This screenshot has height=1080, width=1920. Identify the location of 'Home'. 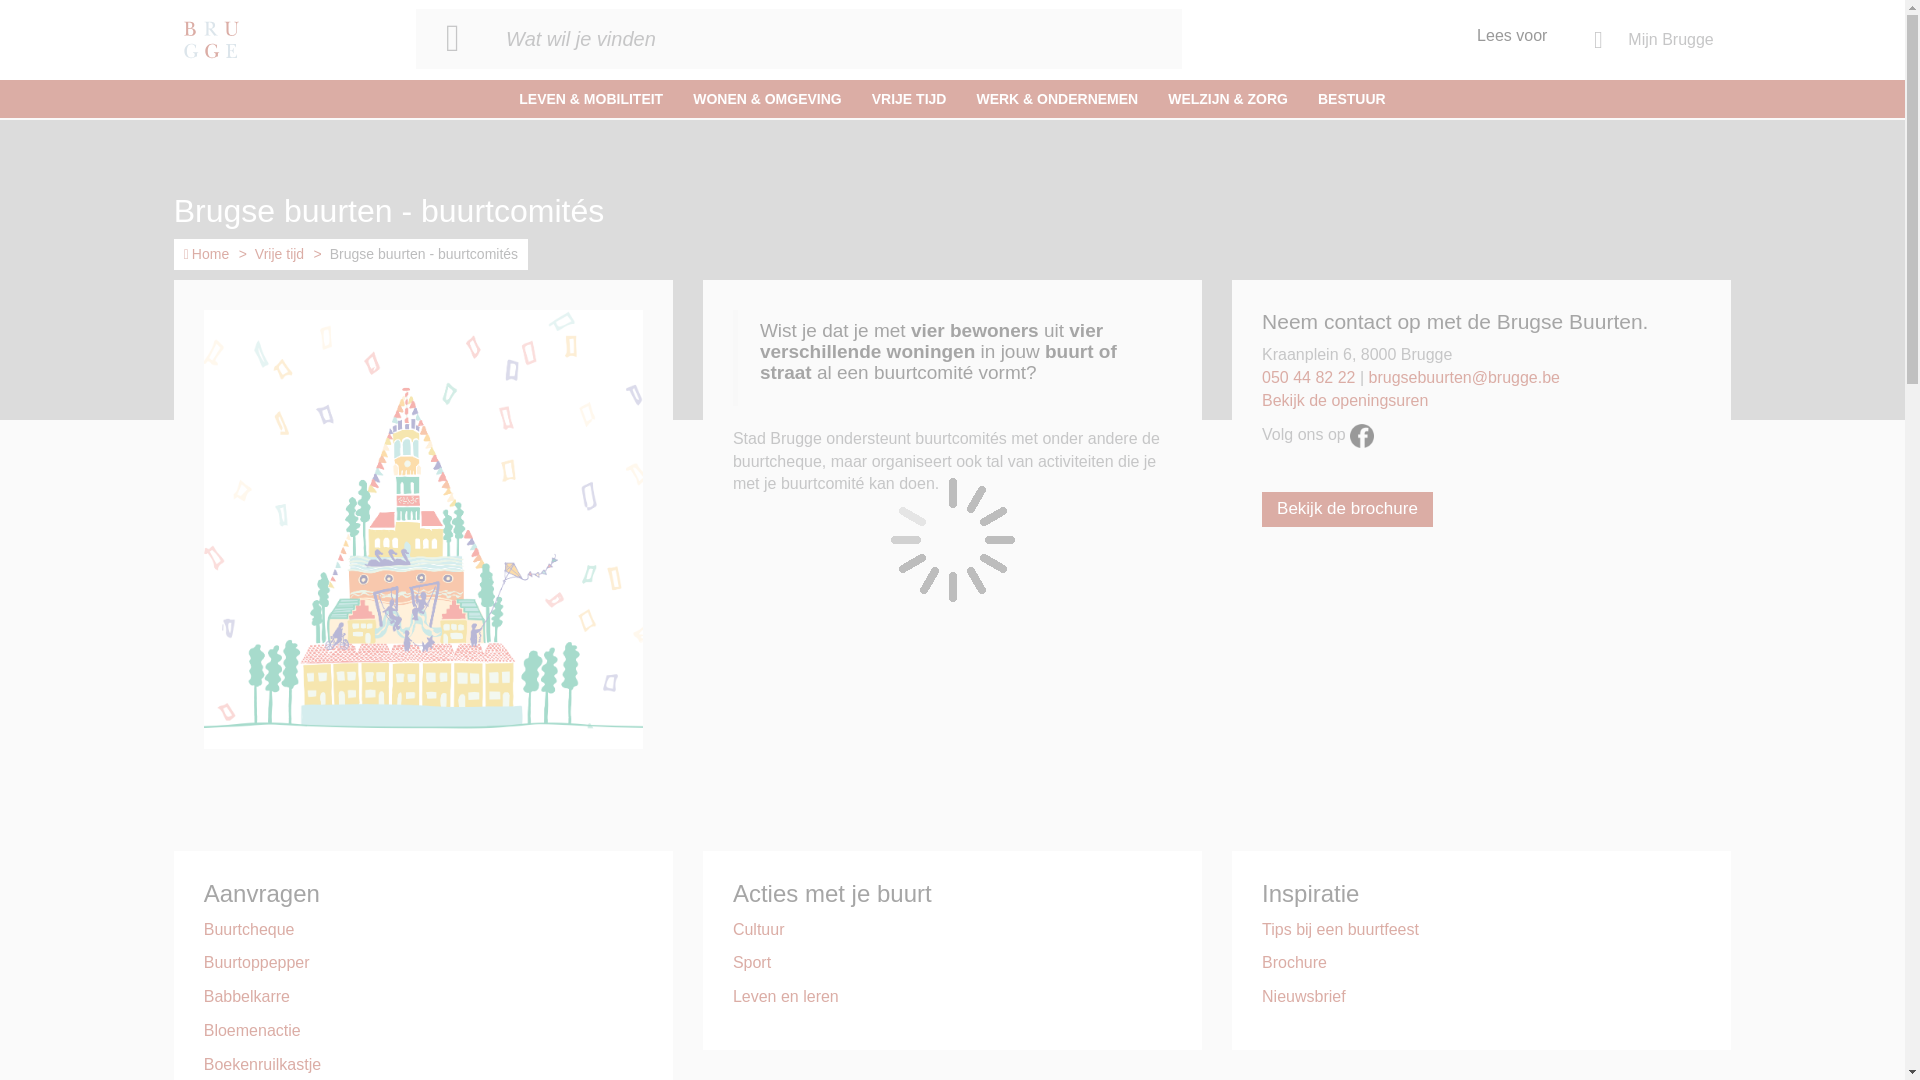
(206, 253).